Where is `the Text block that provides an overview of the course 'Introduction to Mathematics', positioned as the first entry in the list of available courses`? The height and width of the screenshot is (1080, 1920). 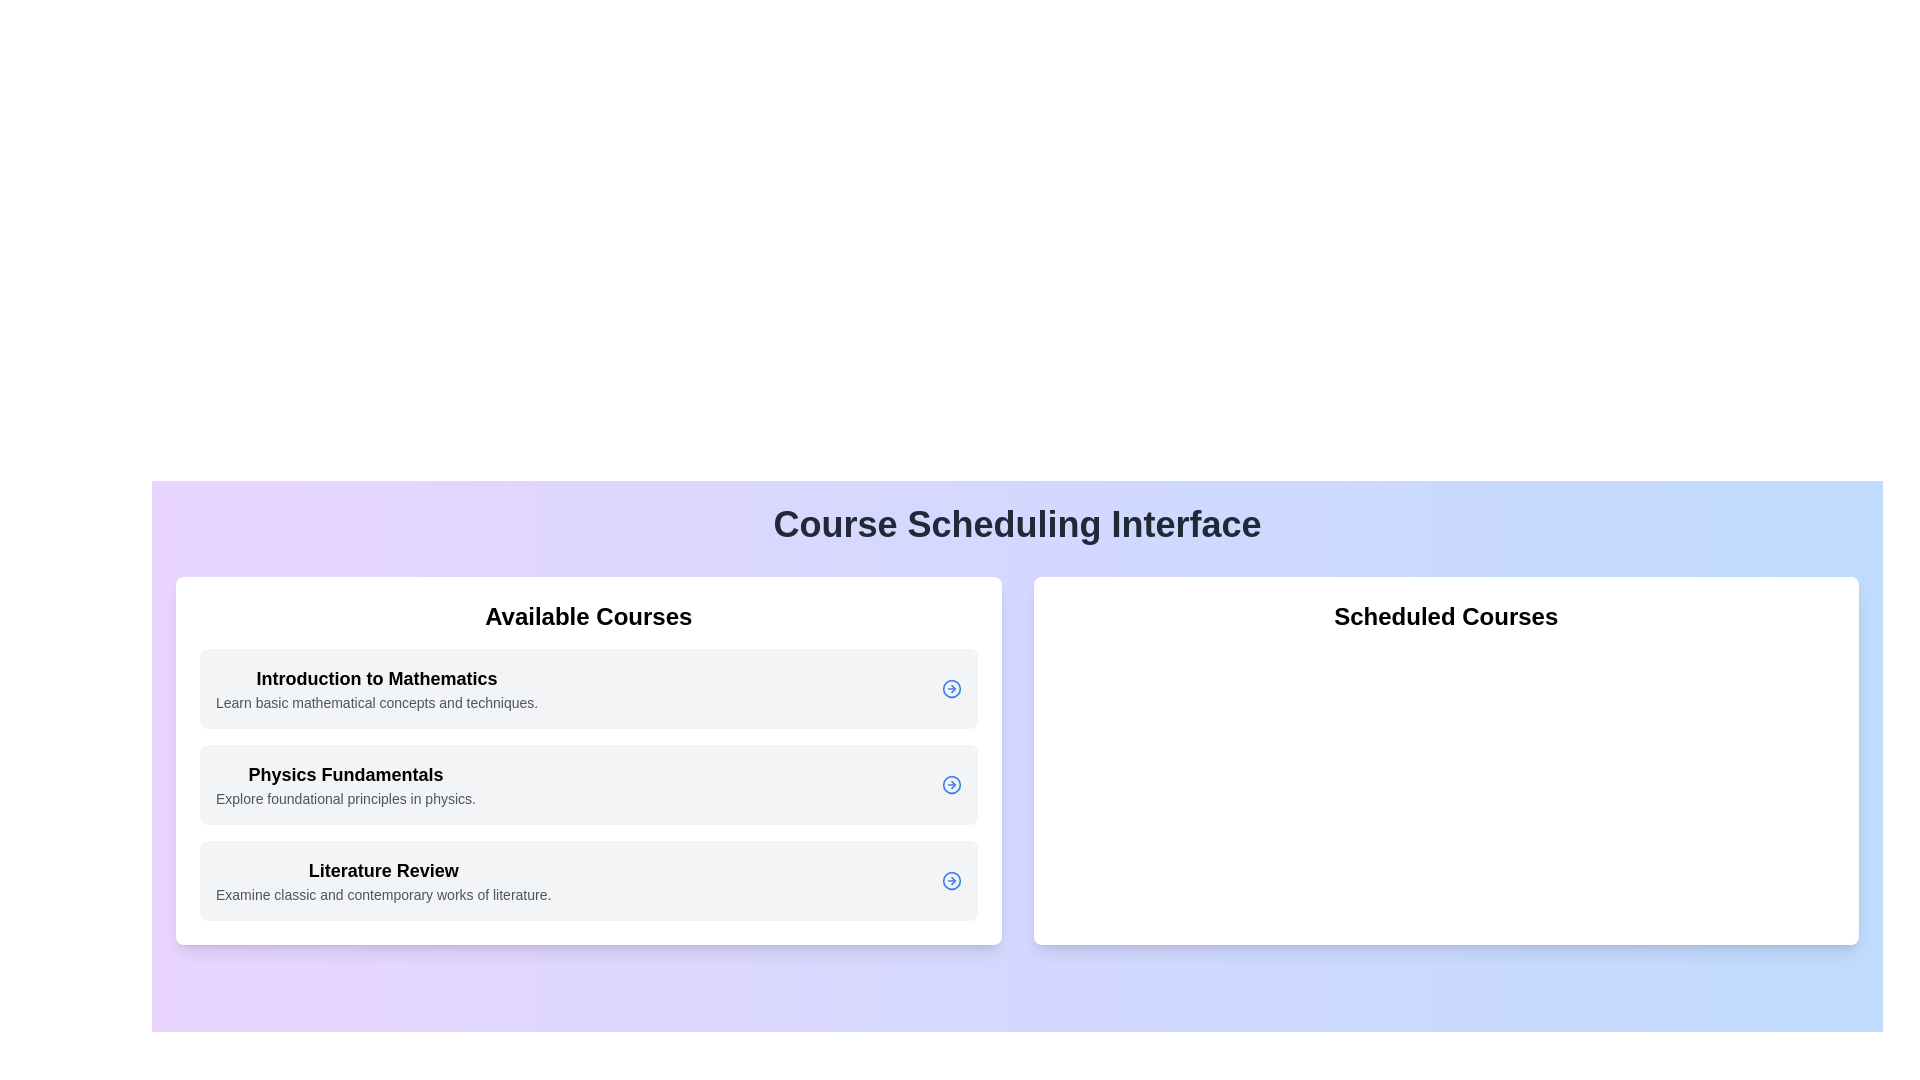 the Text block that provides an overview of the course 'Introduction to Mathematics', positioned as the first entry in the list of available courses is located at coordinates (377, 688).